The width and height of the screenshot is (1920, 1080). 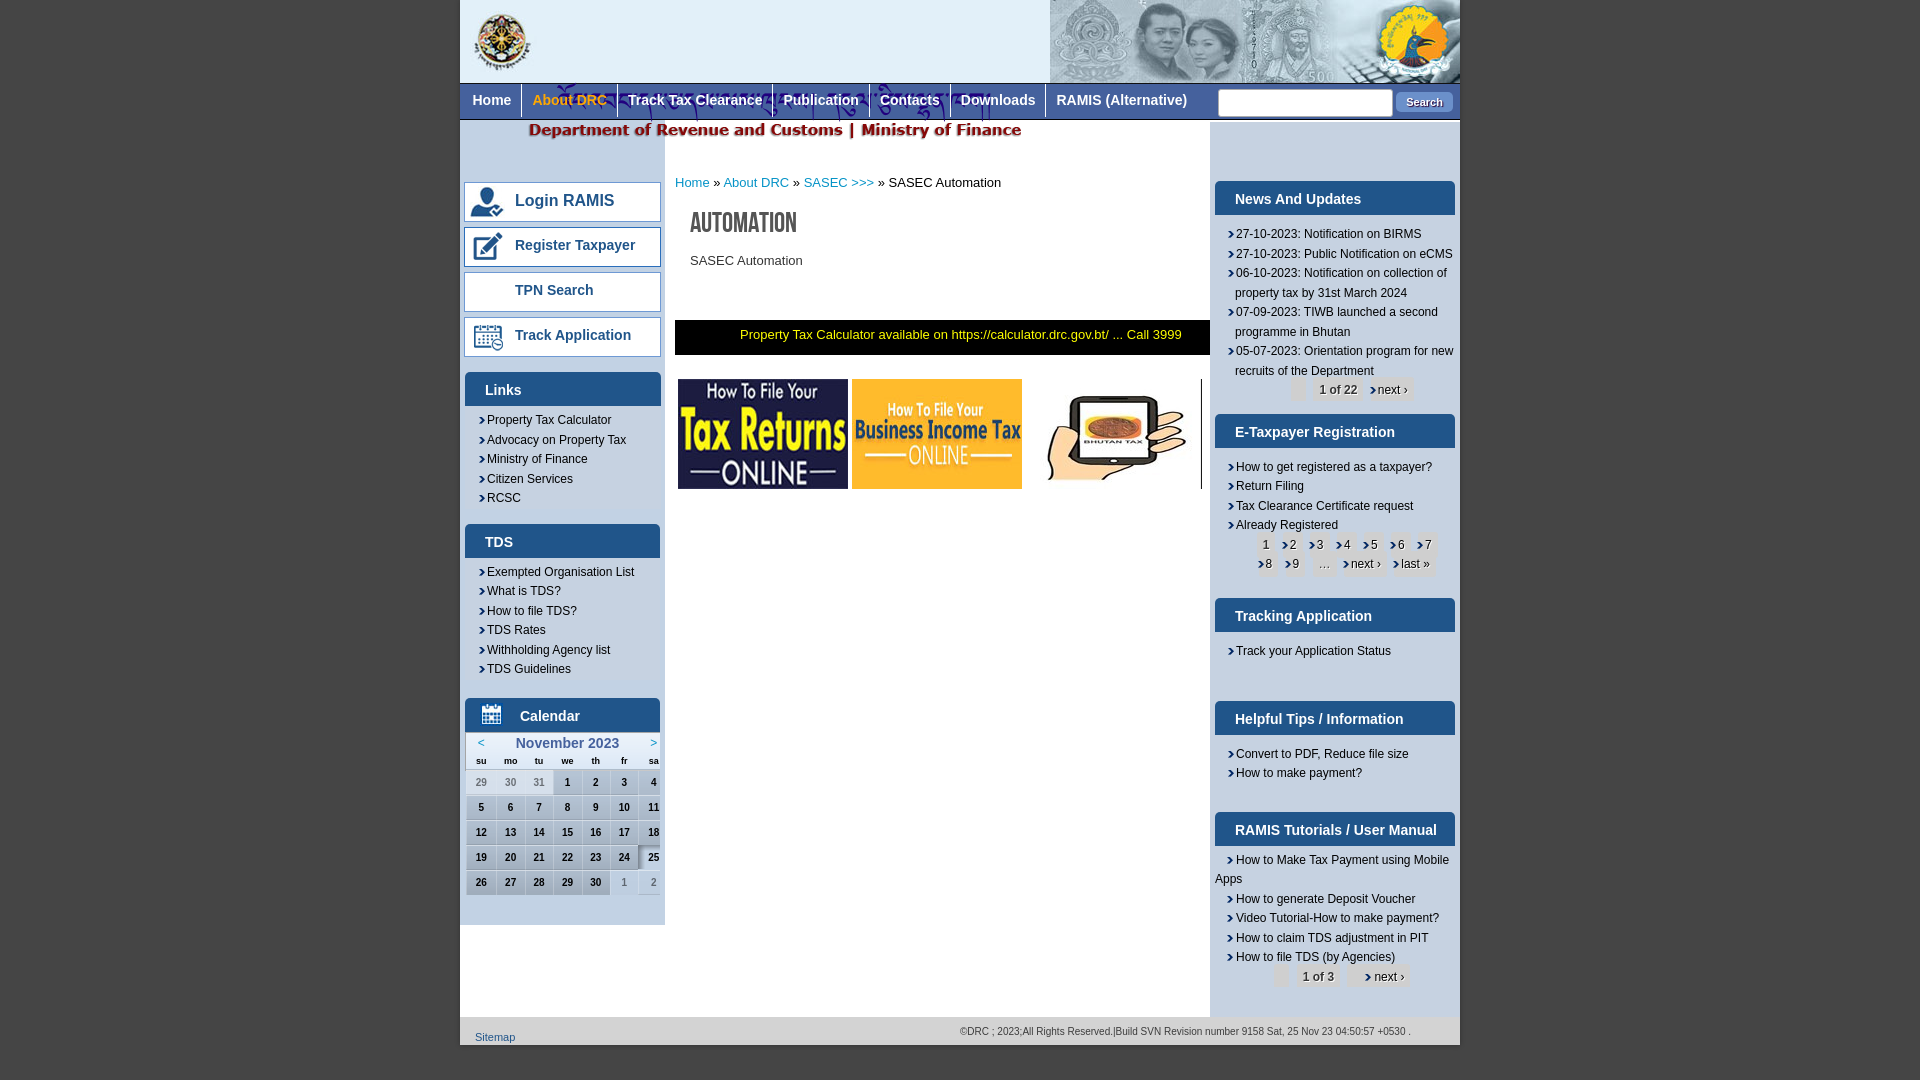 What do you see at coordinates (1217, 103) in the screenshot?
I see `'Enter the terms you wish to search for.'` at bounding box center [1217, 103].